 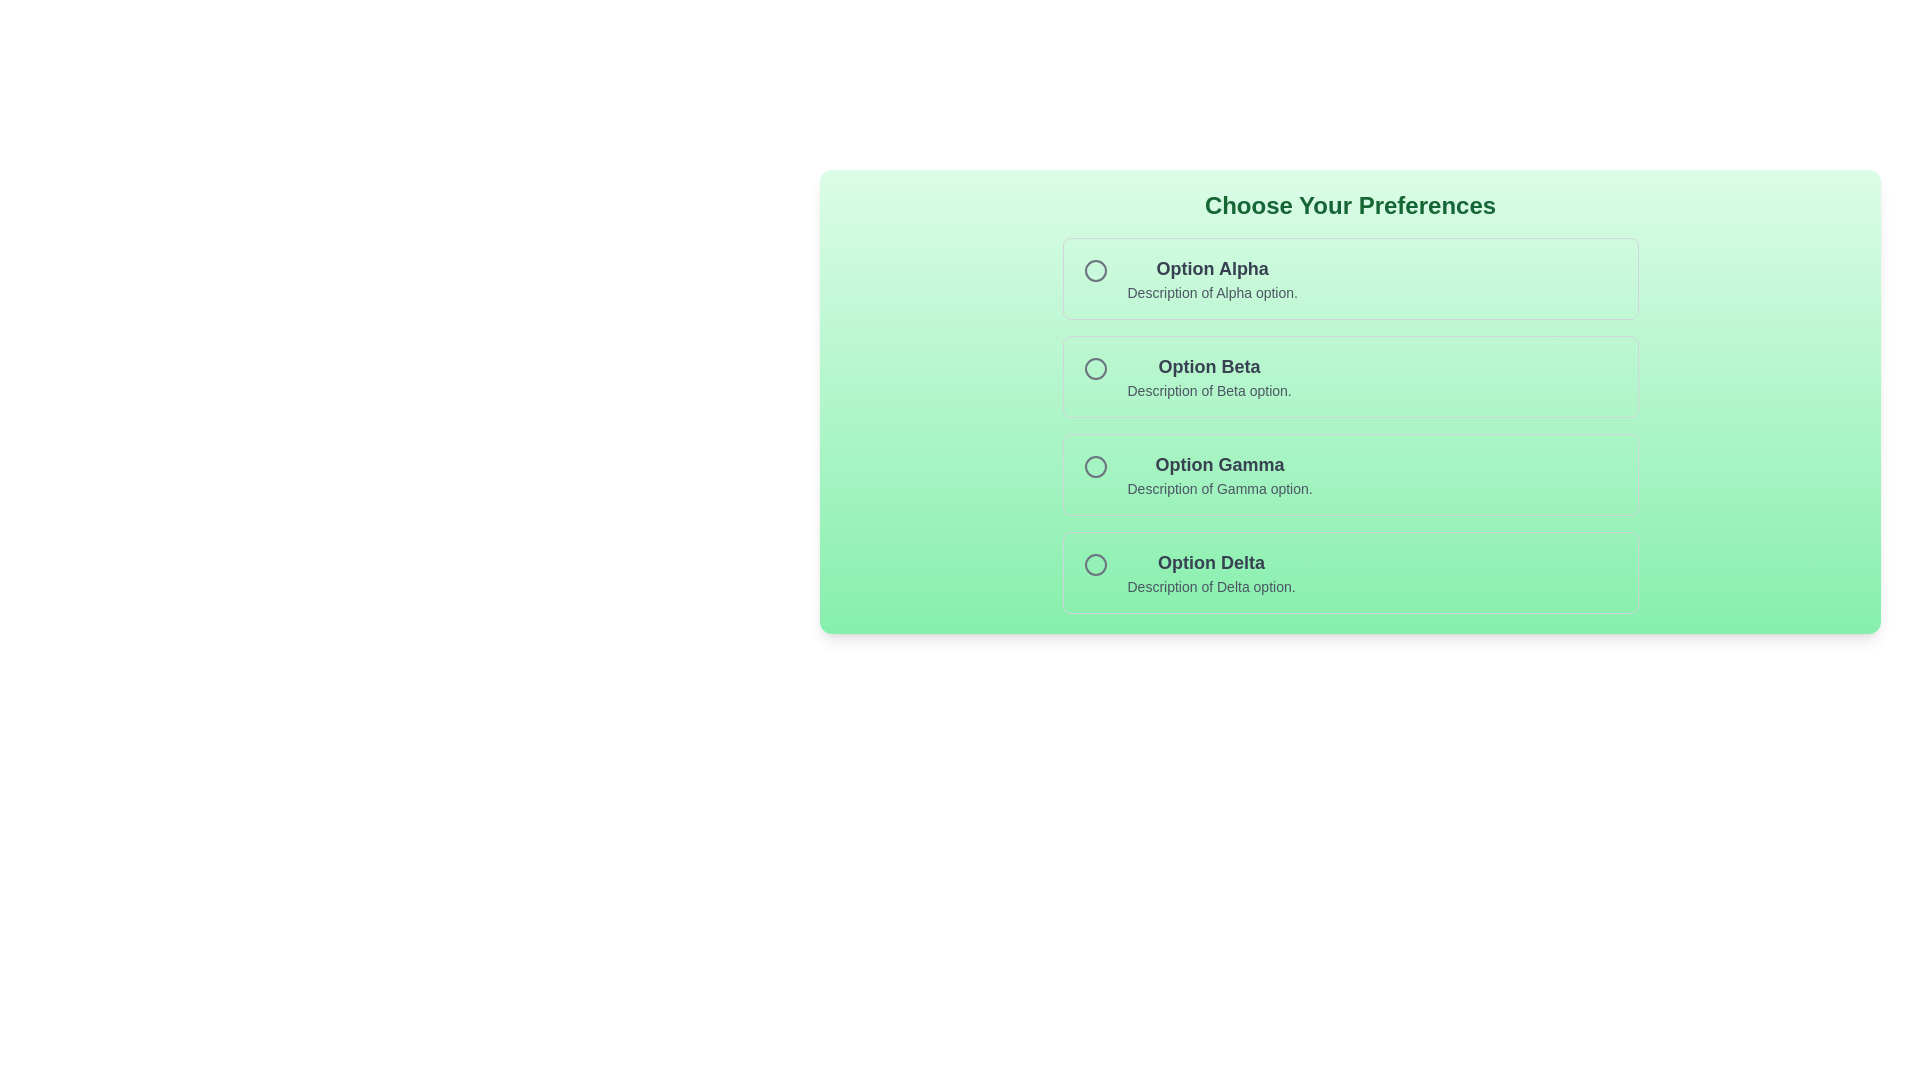 What do you see at coordinates (1094, 270) in the screenshot?
I see `the radio button (circle style indicator)` at bounding box center [1094, 270].